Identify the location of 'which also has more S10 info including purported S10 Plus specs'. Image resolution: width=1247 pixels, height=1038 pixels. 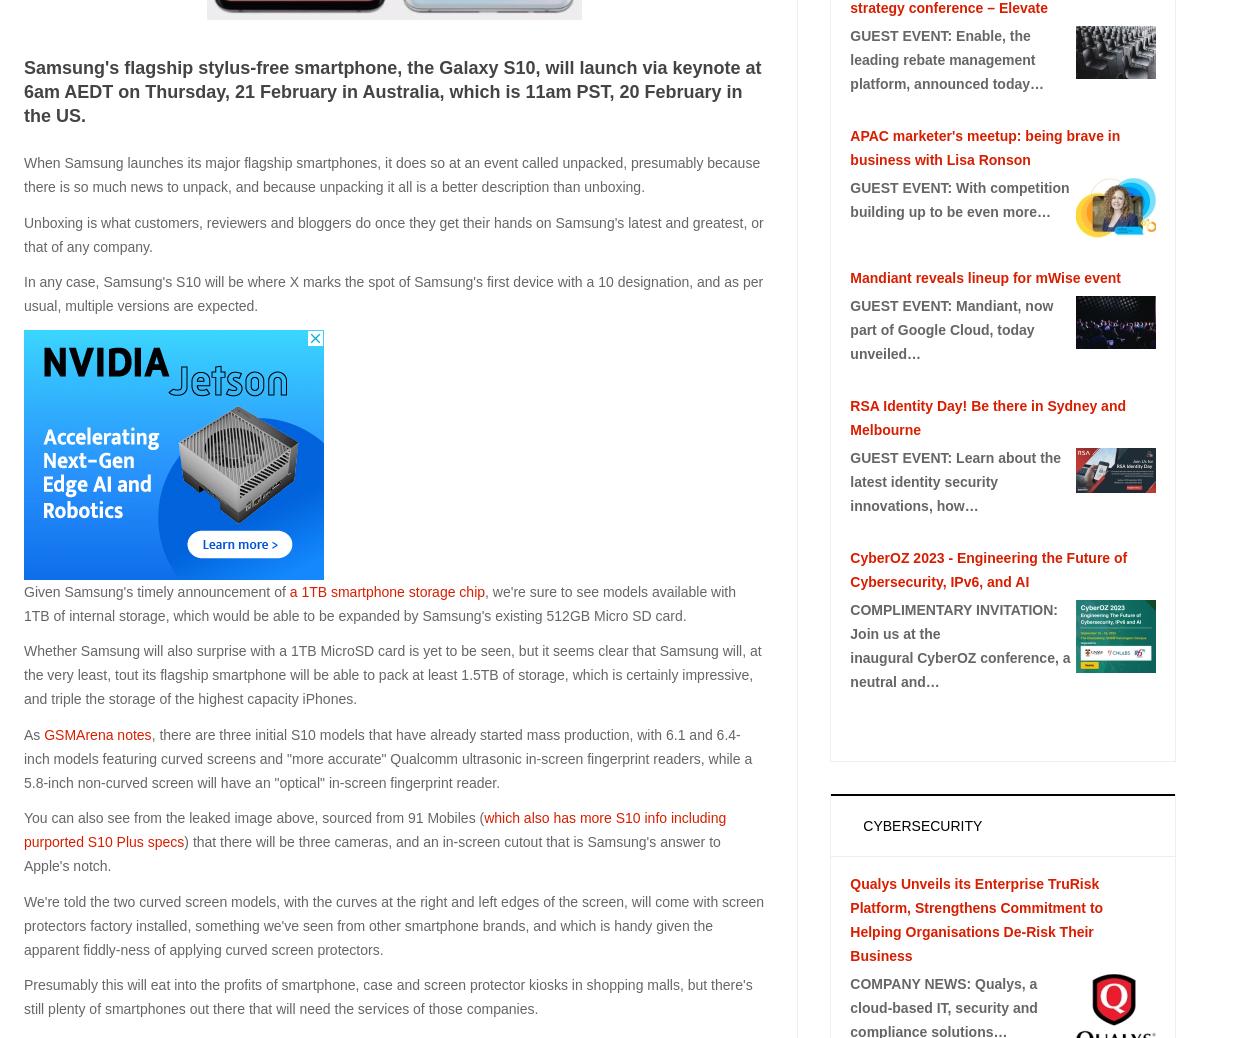
(373, 829).